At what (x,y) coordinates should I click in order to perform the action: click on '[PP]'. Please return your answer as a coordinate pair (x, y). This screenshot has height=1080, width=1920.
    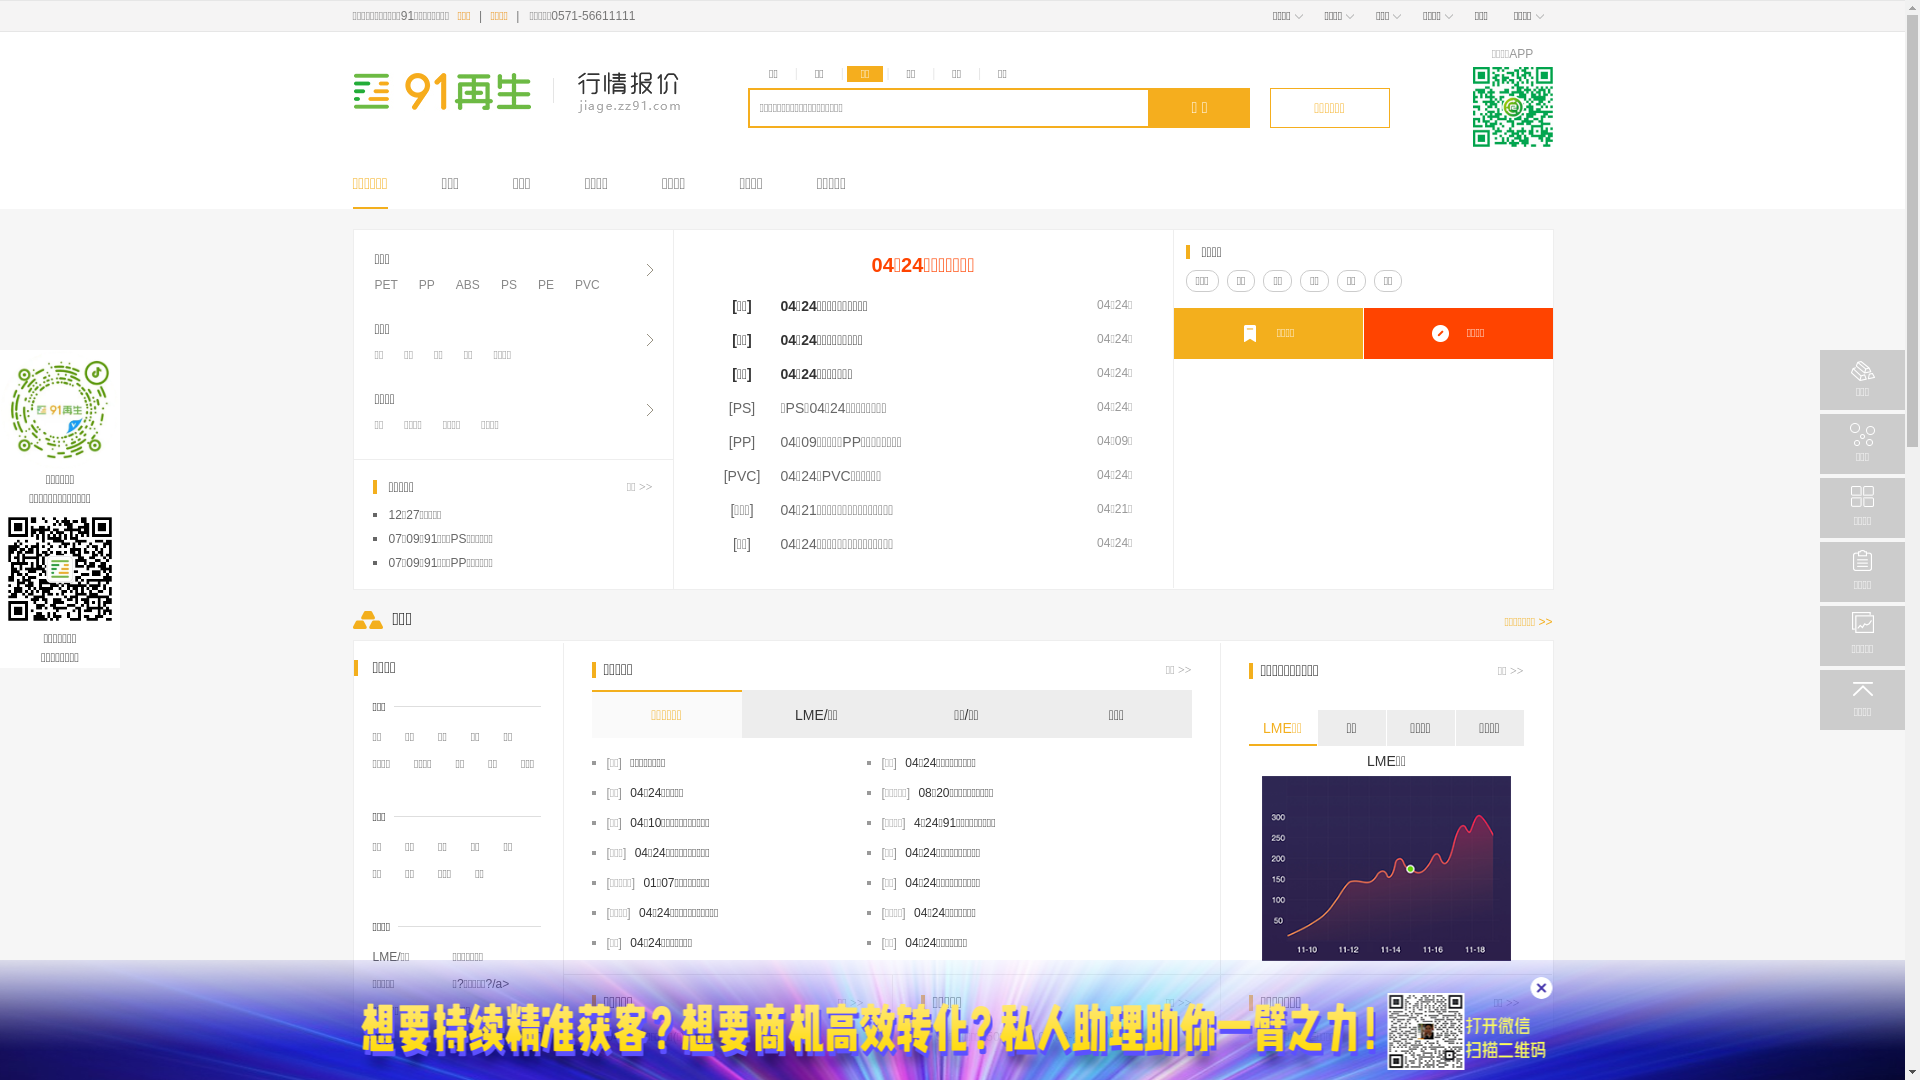
    Looking at the image, I should click on (741, 441).